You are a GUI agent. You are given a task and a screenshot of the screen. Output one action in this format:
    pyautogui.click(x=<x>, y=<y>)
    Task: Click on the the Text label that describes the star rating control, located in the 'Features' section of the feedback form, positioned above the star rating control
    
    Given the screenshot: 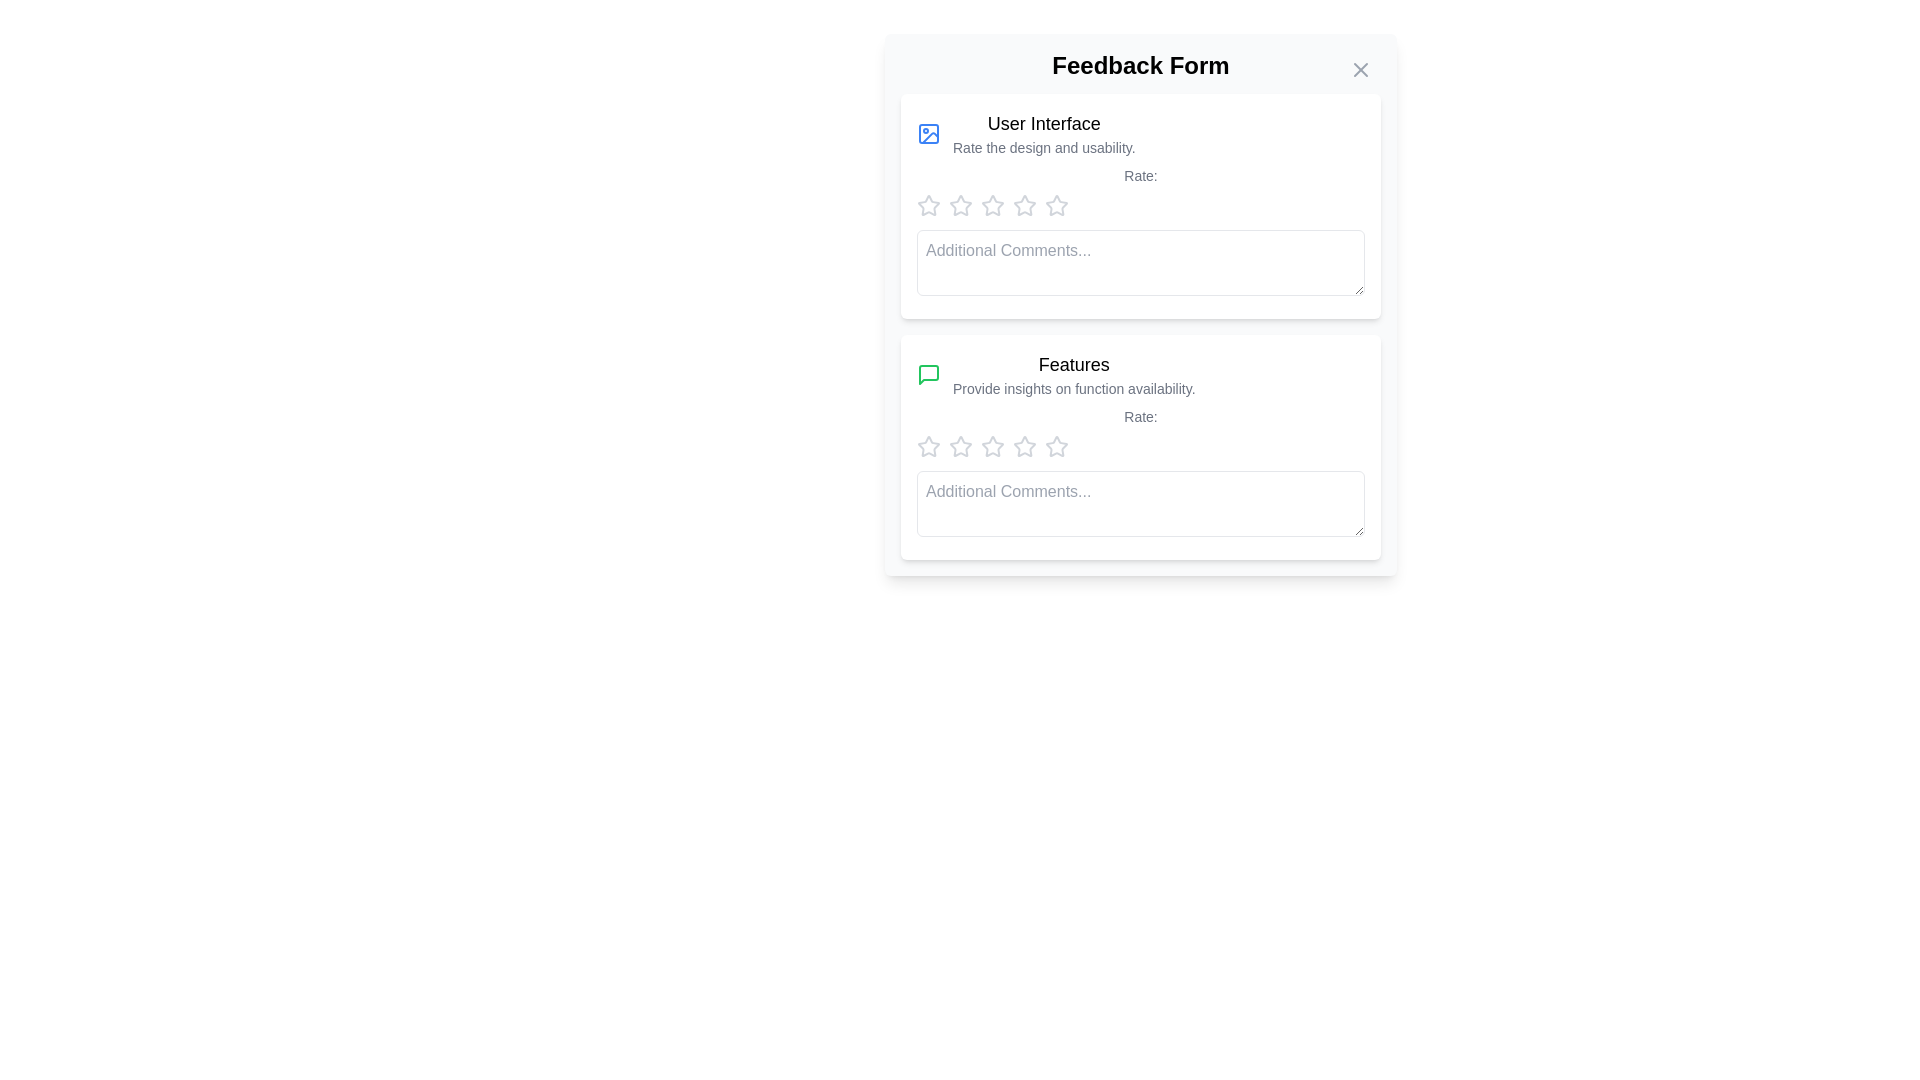 What is the action you would take?
    pyautogui.click(x=1141, y=415)
    